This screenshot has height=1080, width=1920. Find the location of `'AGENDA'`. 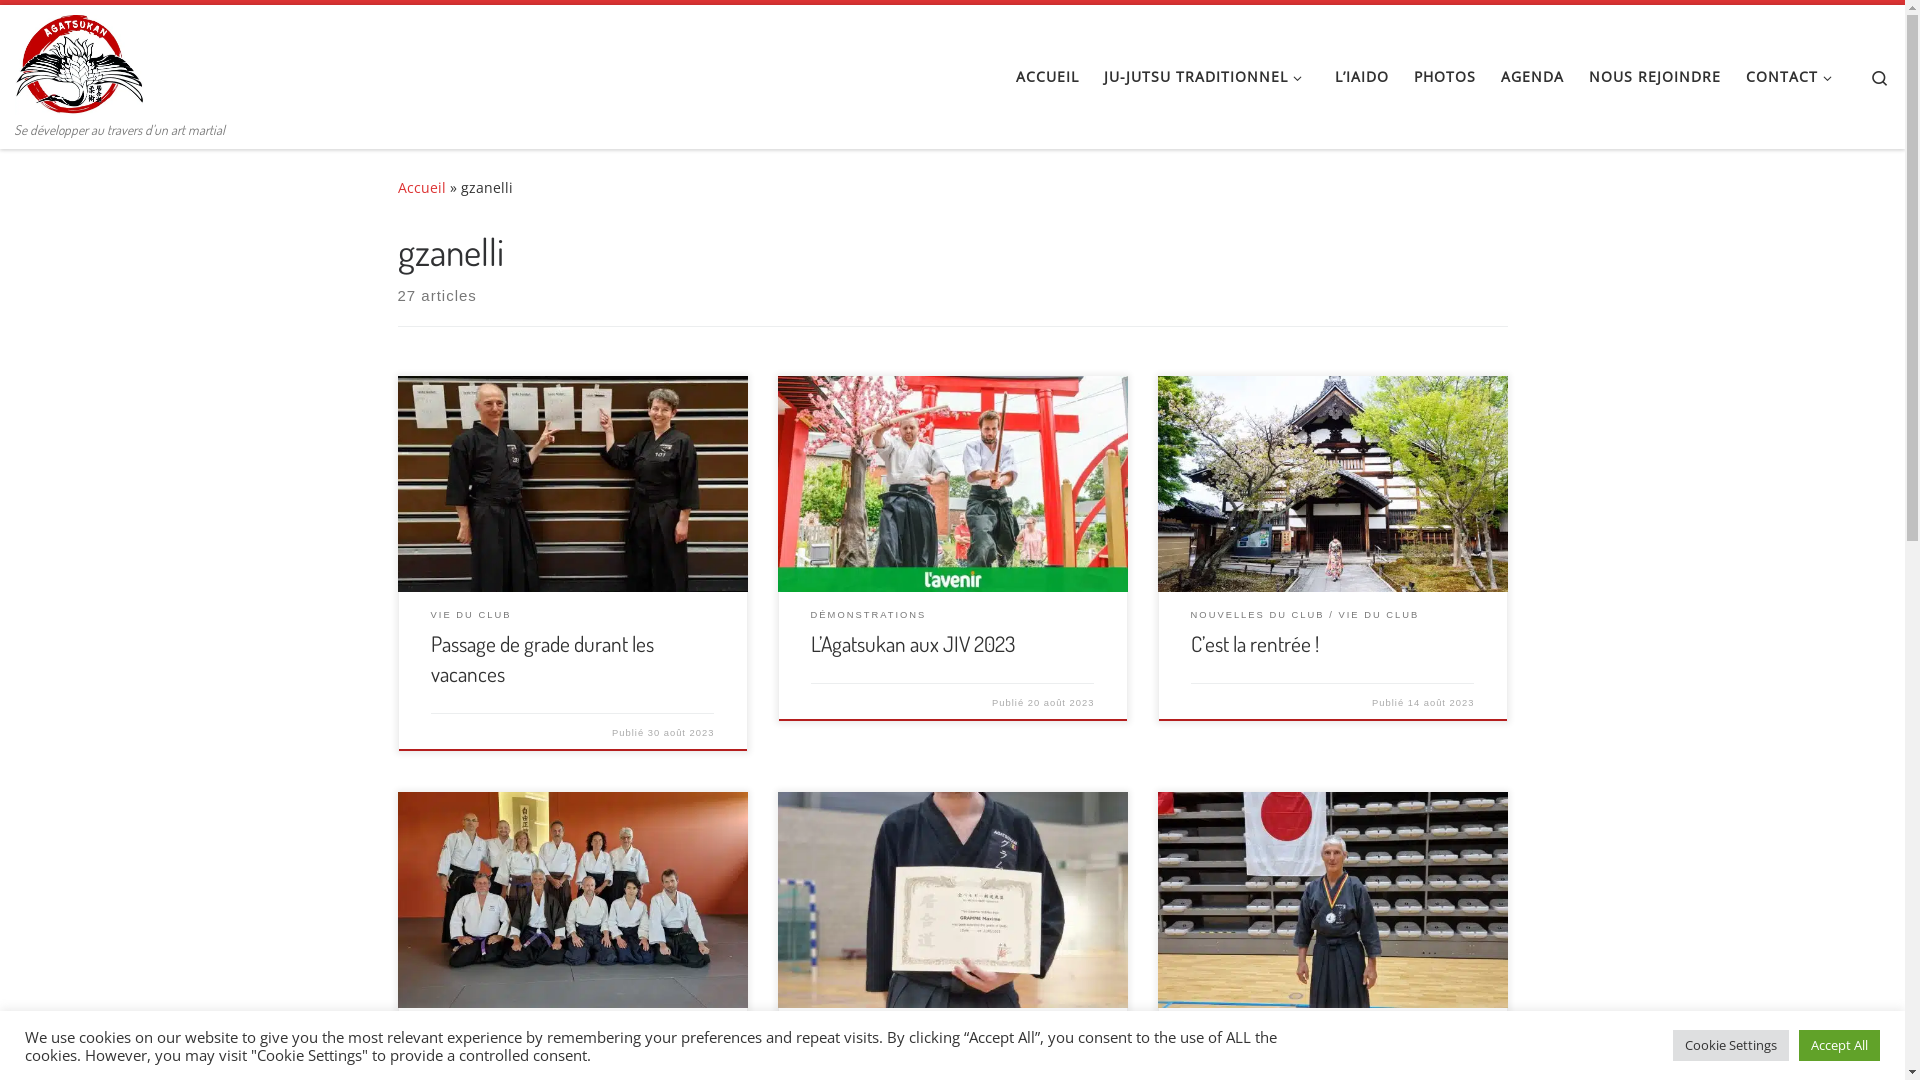

'AGENDA' is located at coordinates (1530, 76).